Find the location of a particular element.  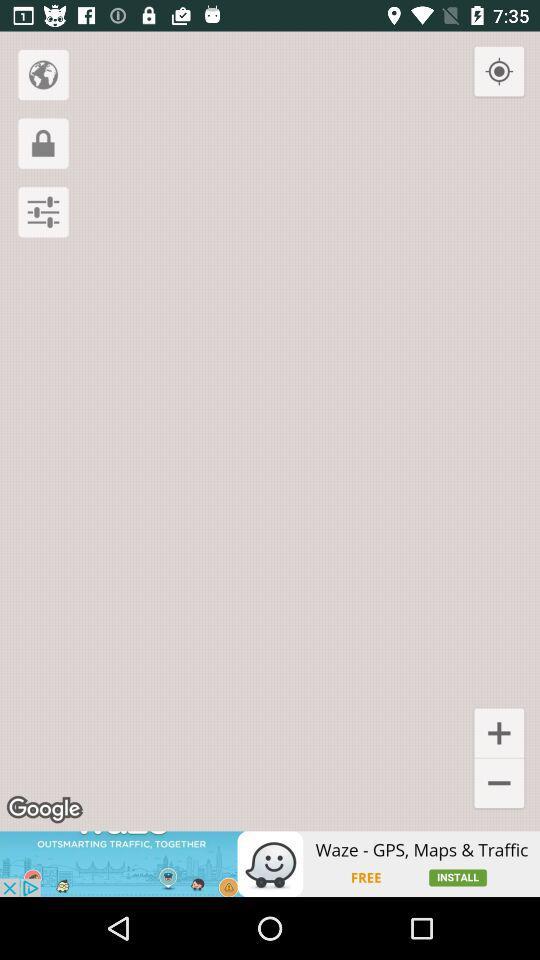

install app is located at coordinates (270, 863).